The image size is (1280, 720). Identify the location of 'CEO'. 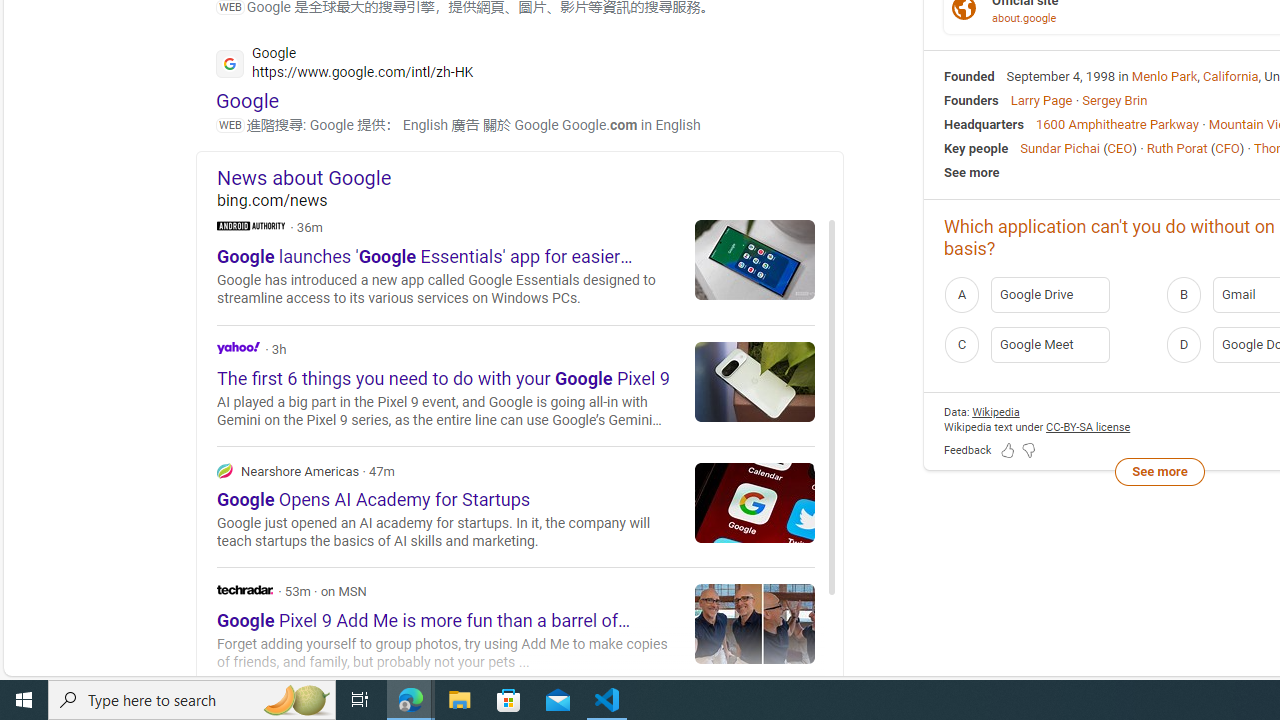
(1120, 146).